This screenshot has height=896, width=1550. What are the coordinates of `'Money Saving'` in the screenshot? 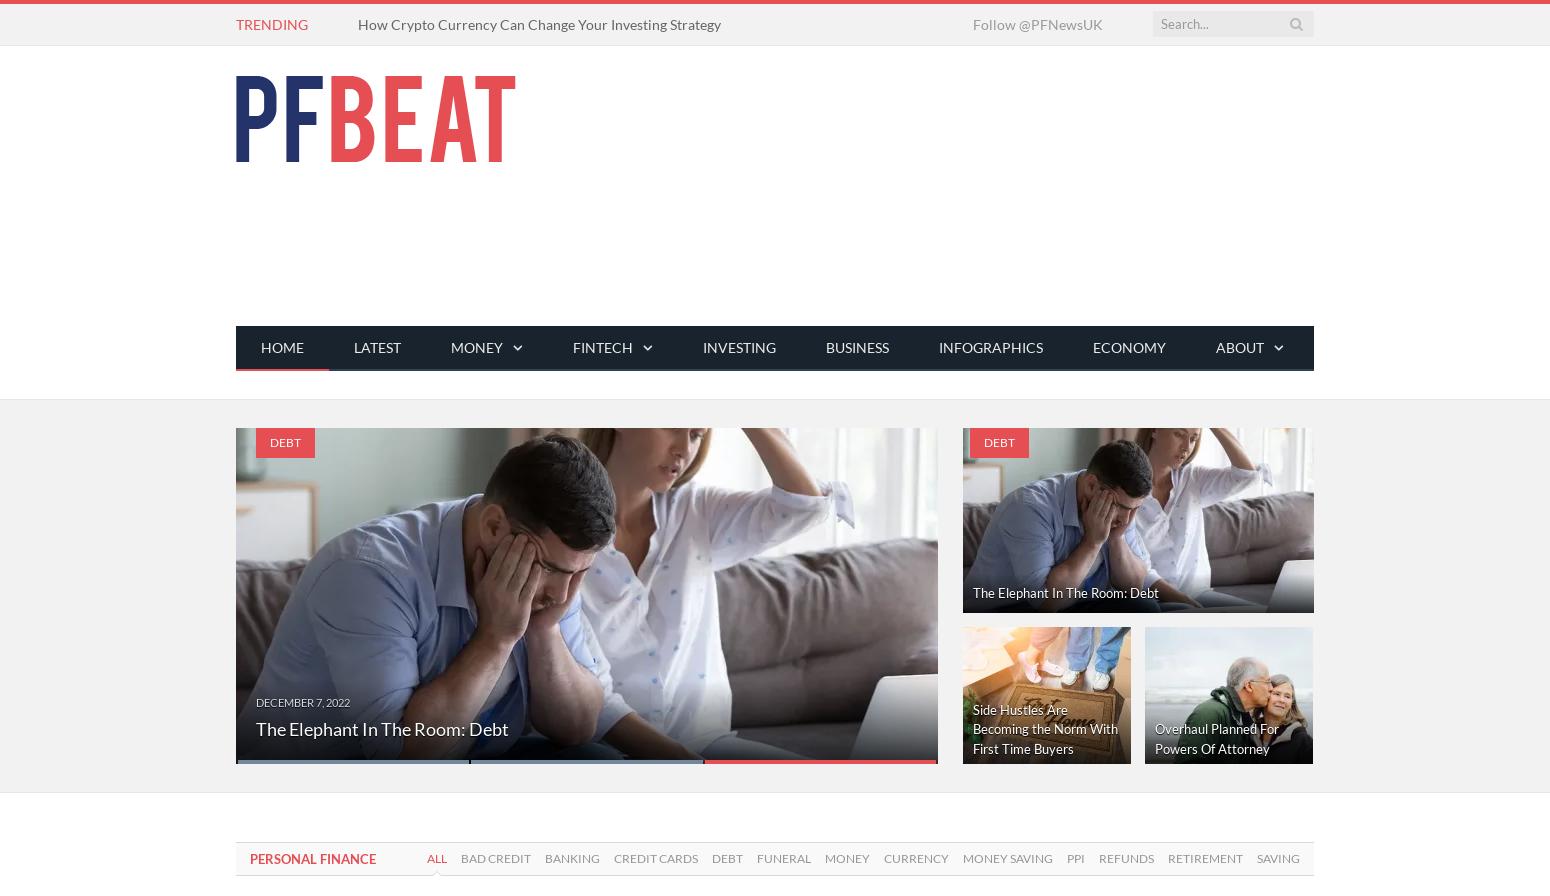 It's located at (1006, 858).